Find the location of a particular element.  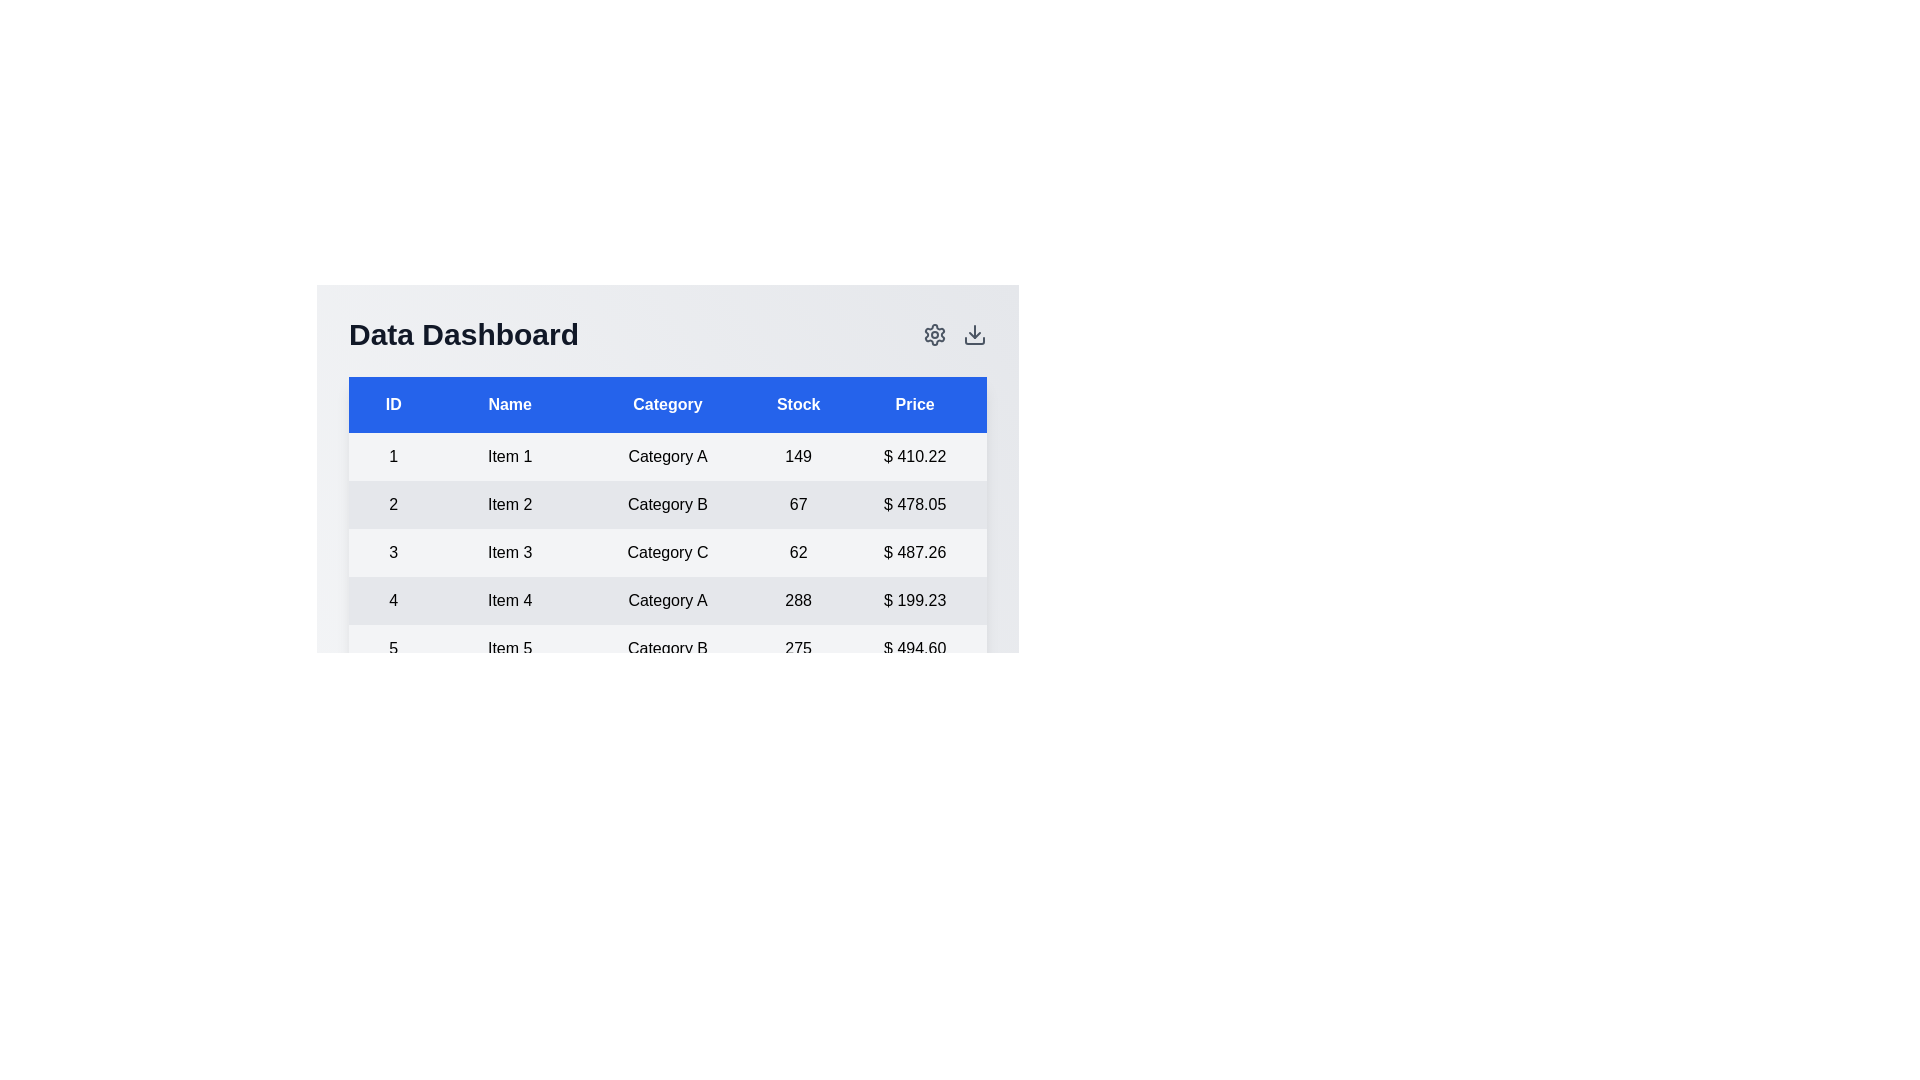

the download icon to perform the respective action is located at coordinates (974, 334).